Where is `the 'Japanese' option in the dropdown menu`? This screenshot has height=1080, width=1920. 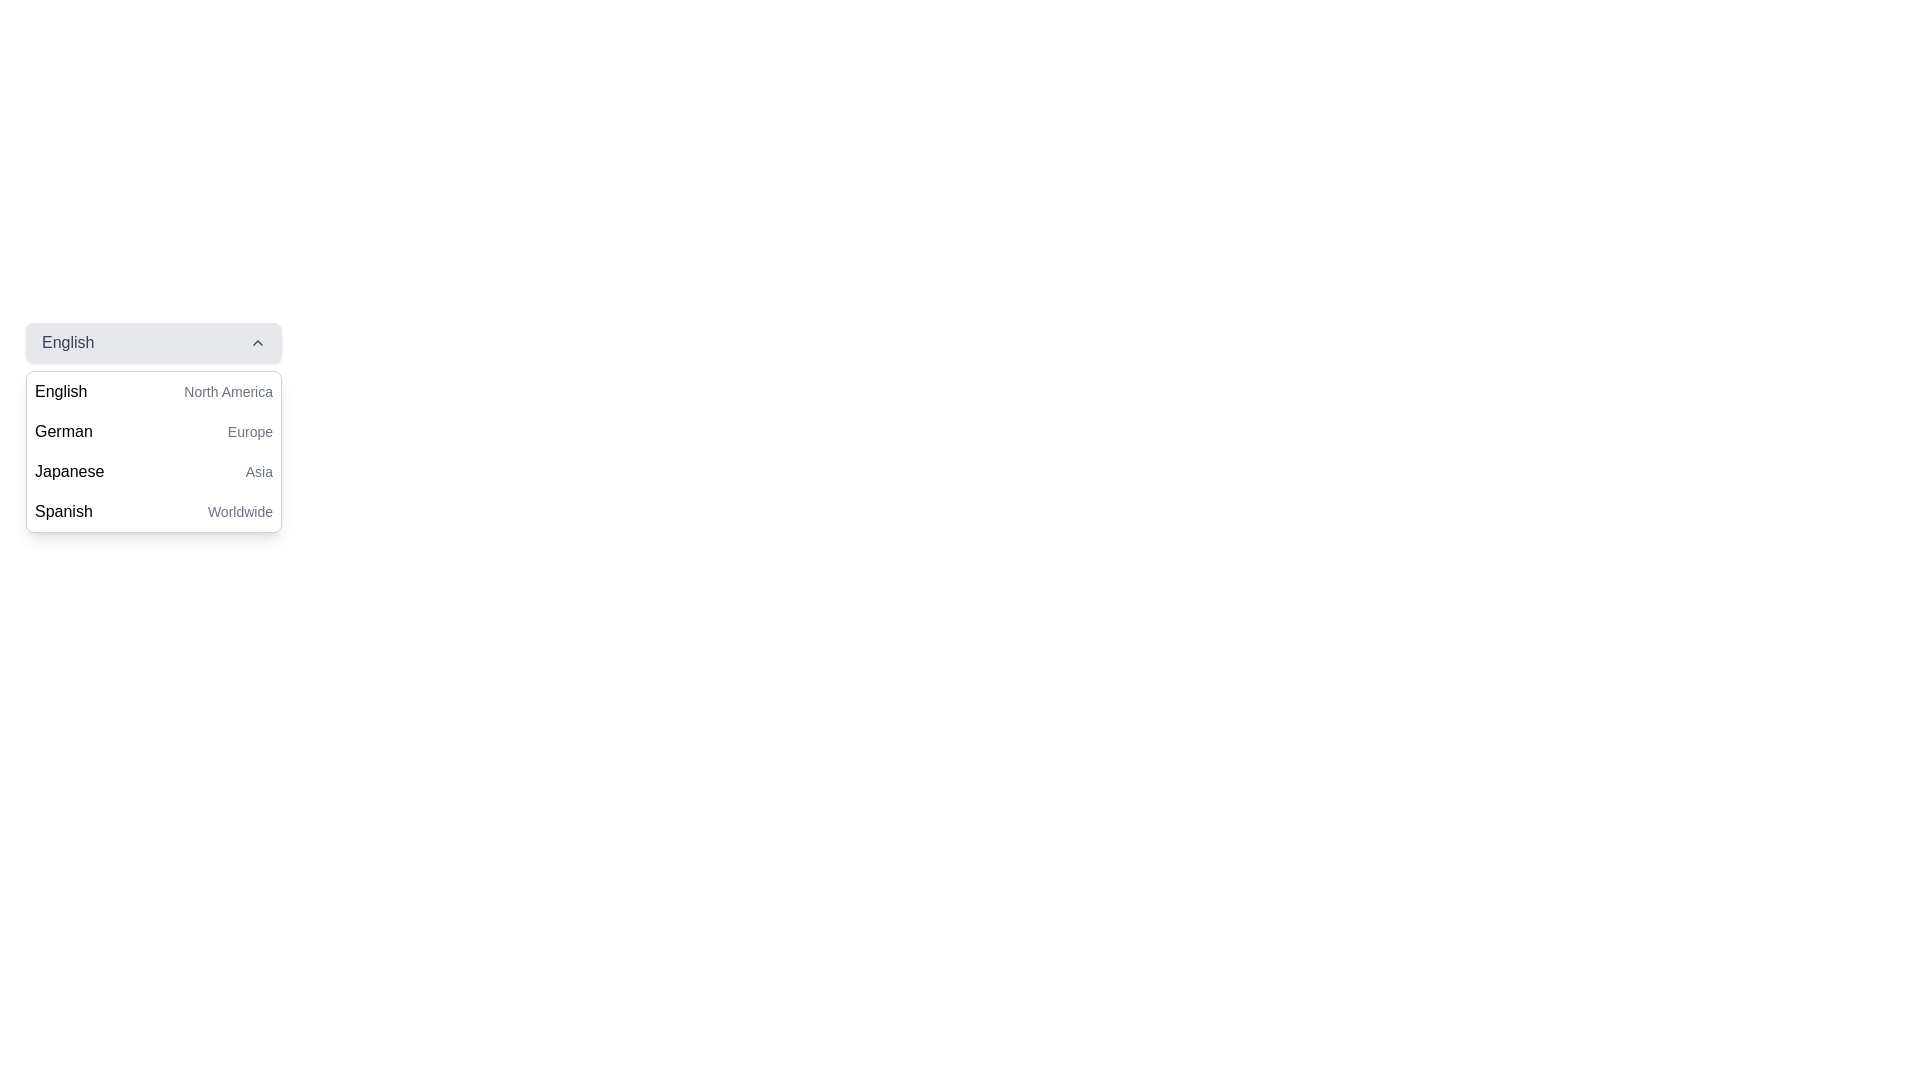 the 'Japanese' option in the dropdown menu is located at coordinates (152, 471).